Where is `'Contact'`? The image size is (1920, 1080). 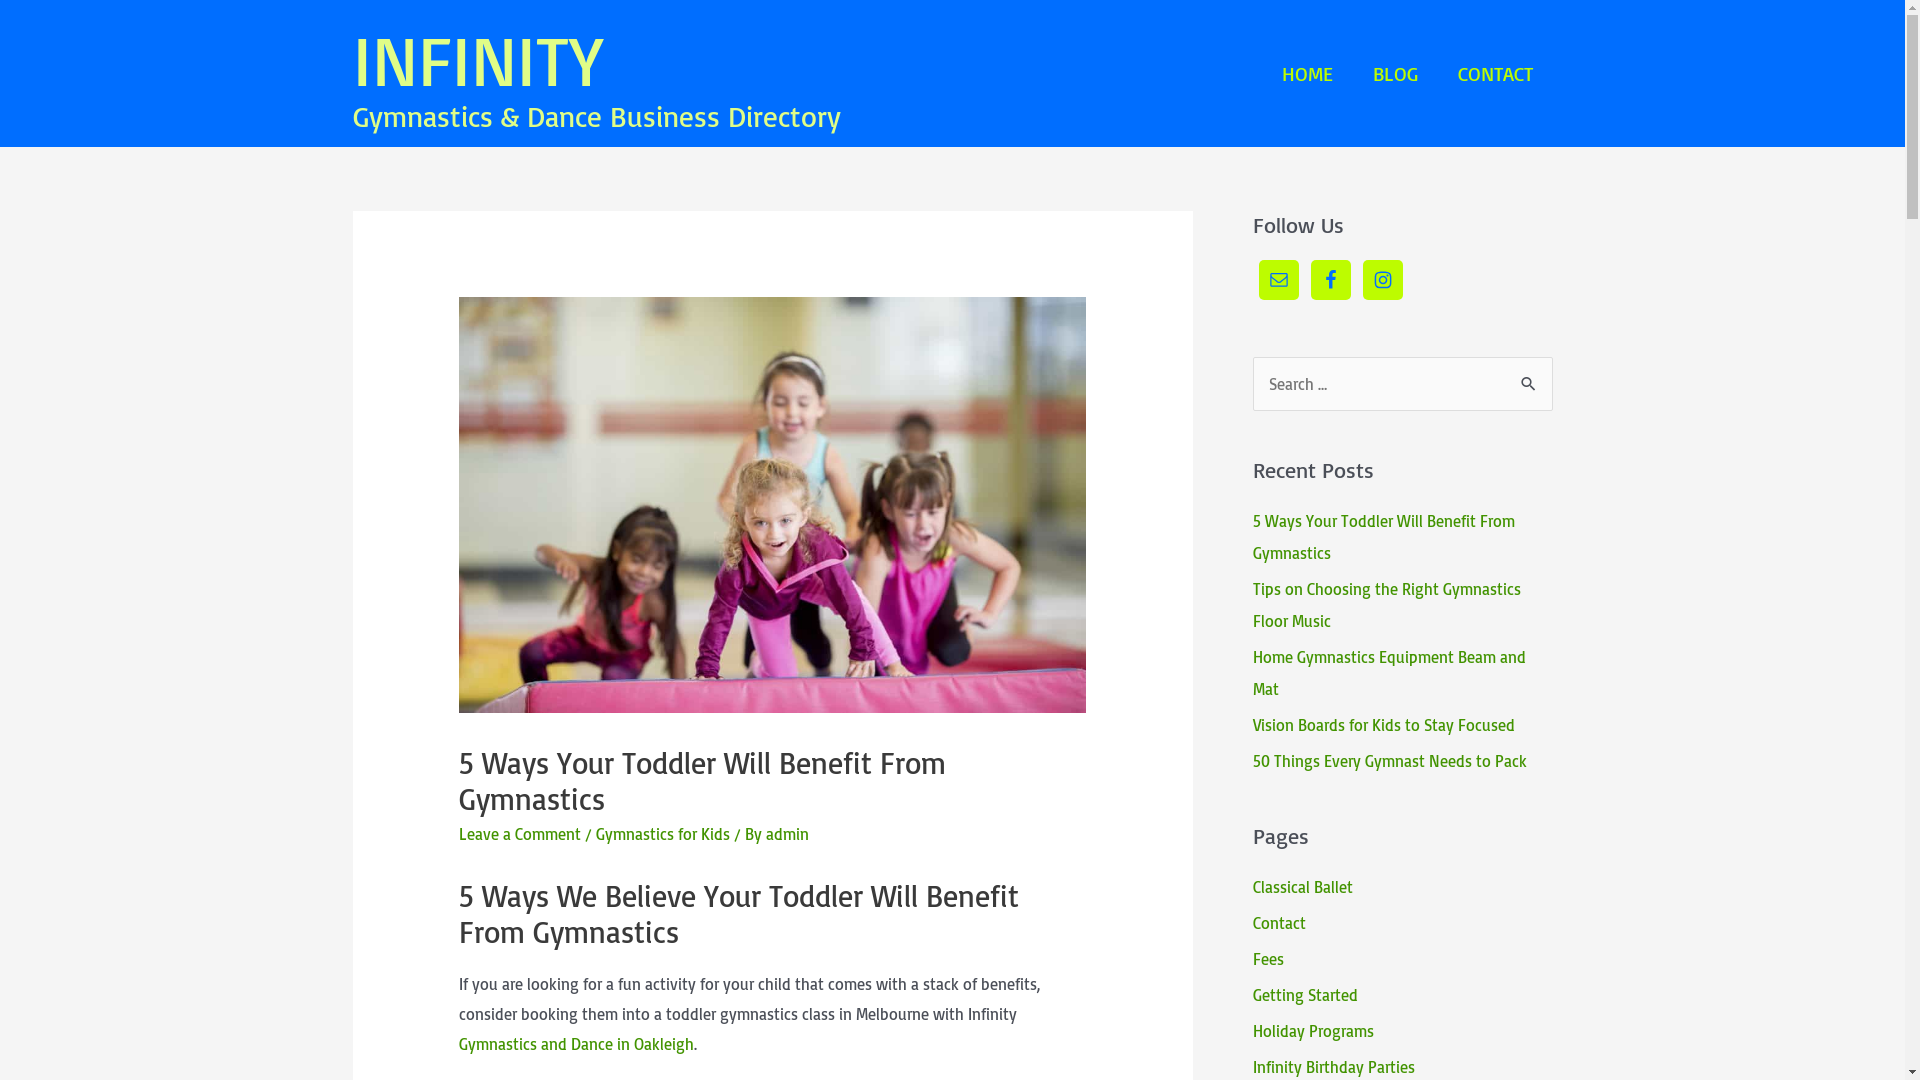 'Contact' is located at coordinates (1277, 922).